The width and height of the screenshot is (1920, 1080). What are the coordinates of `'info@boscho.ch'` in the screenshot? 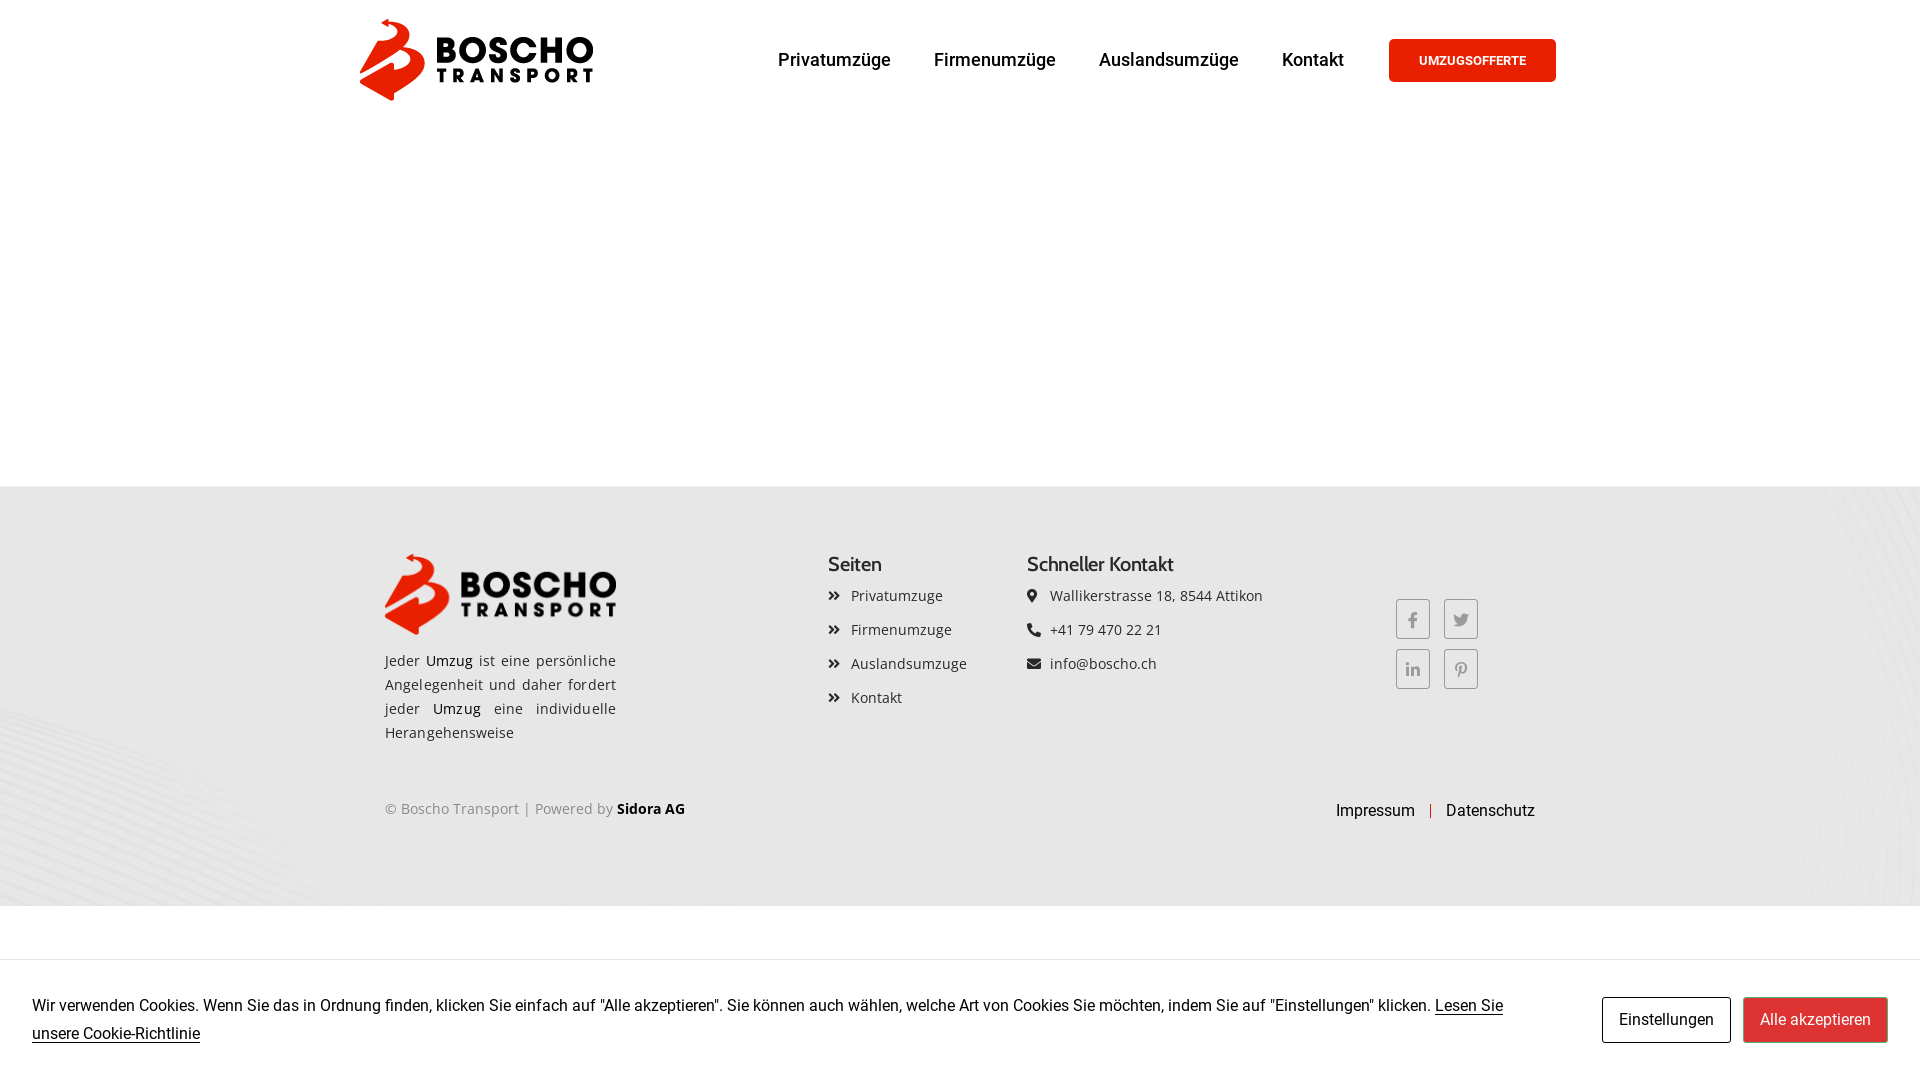 It's located at (1161, 663).